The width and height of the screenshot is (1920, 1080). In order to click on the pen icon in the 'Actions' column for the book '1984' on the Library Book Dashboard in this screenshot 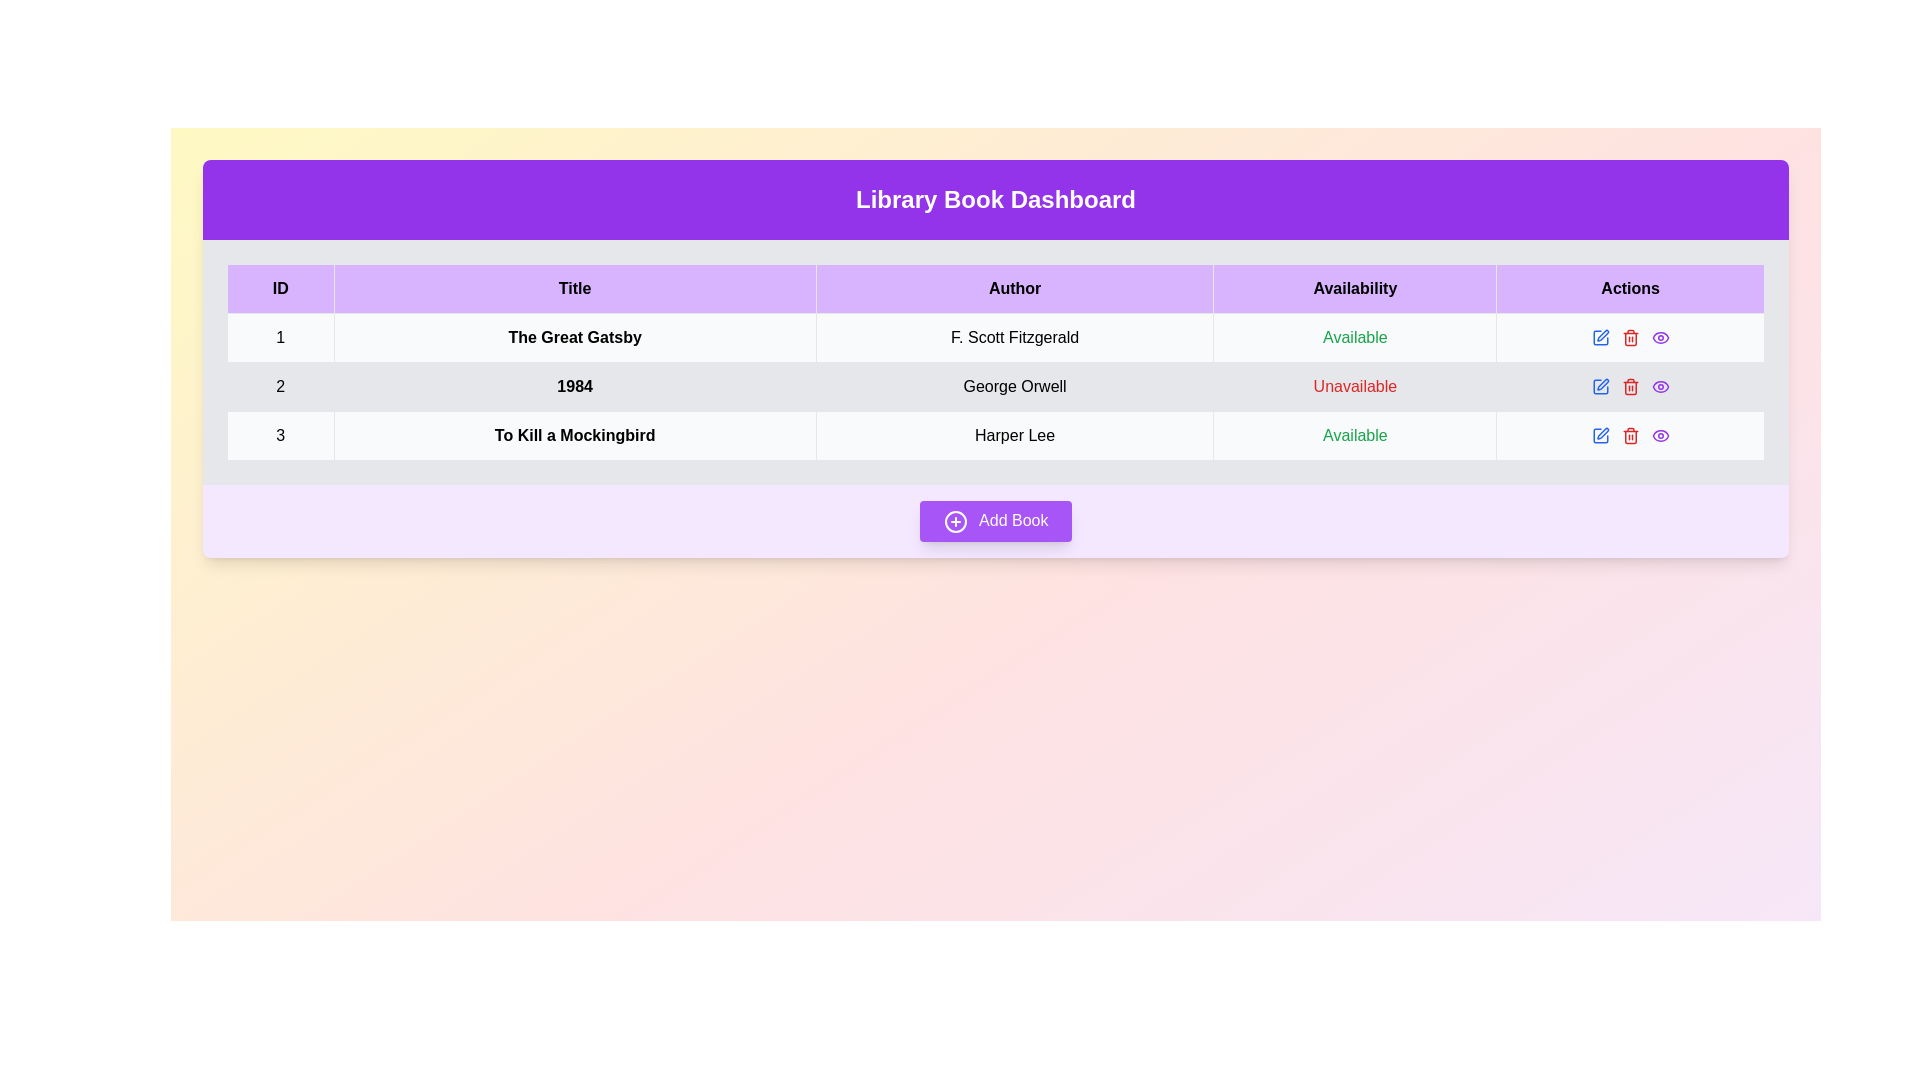, I will do `click(1603, 334)`.